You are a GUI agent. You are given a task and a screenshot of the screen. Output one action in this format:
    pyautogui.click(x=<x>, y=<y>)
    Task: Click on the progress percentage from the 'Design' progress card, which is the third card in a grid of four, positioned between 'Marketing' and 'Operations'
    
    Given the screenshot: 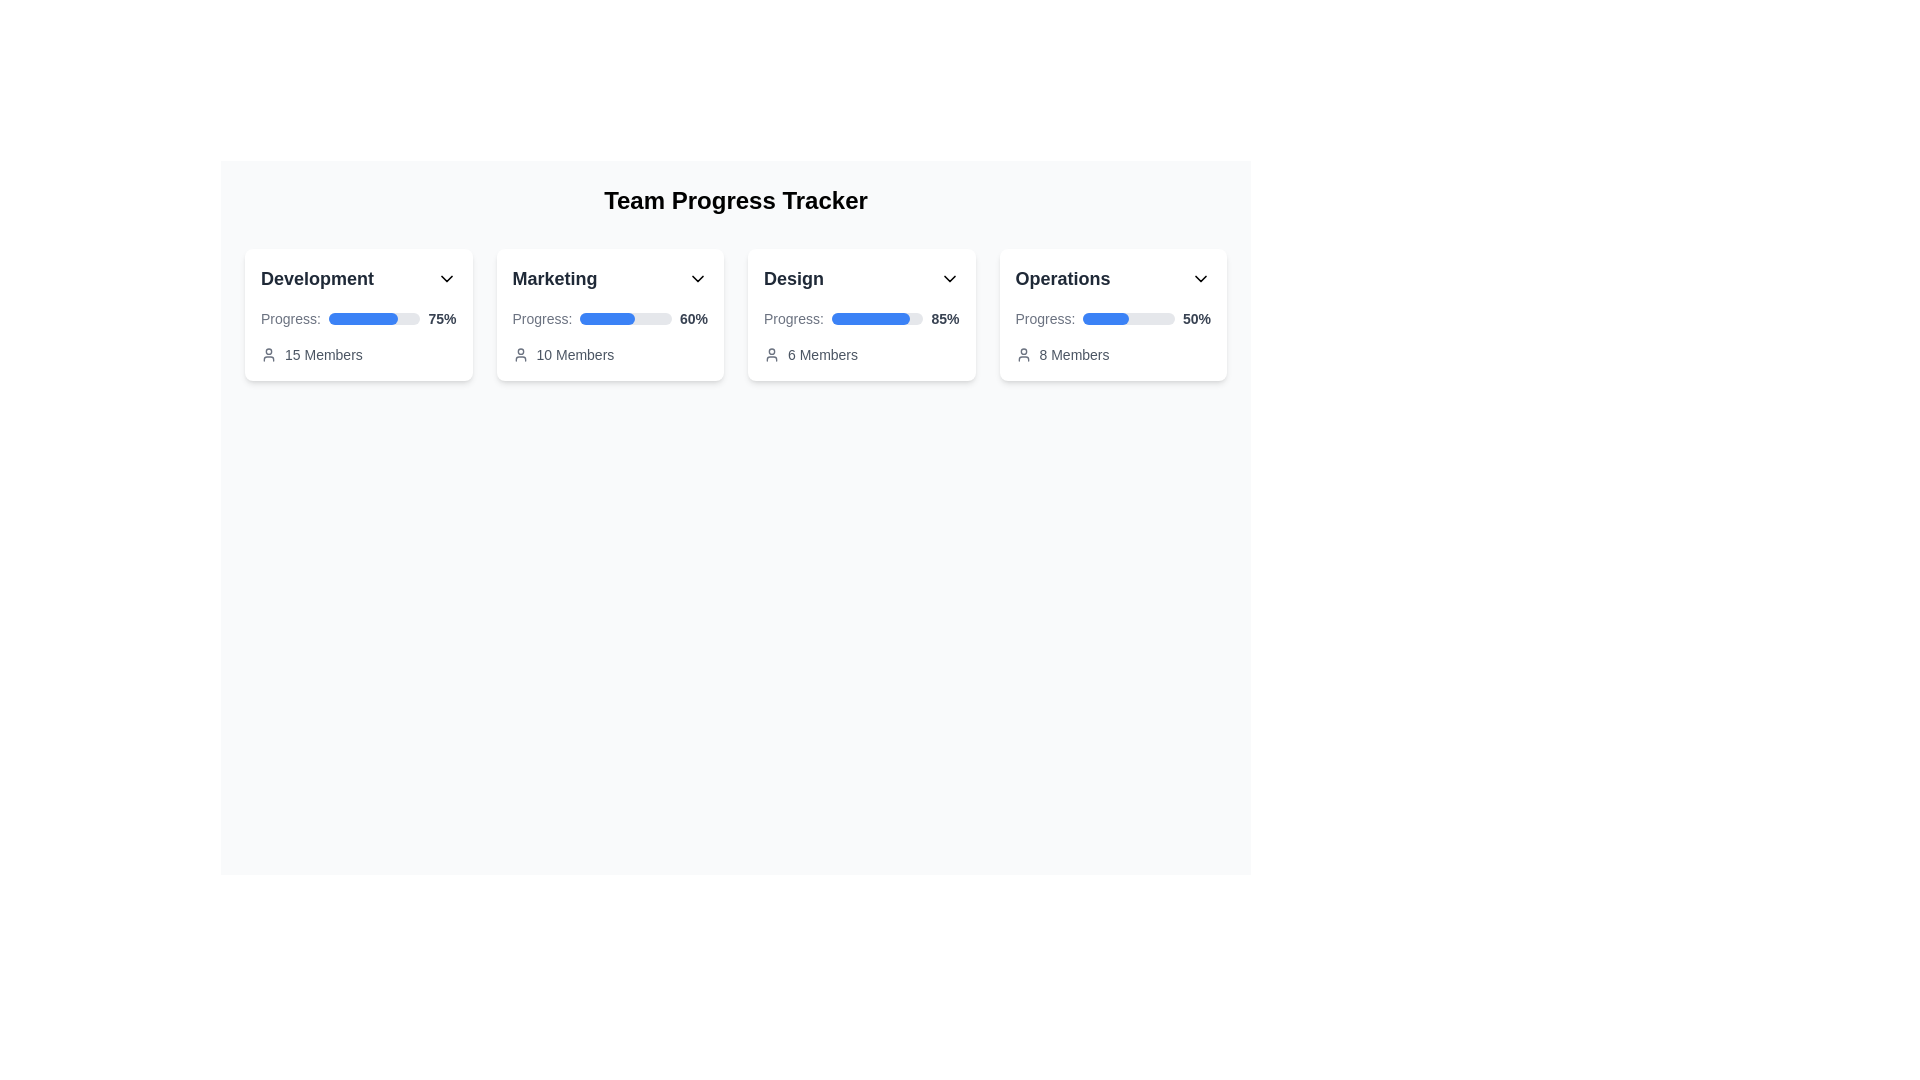 What is the action you would take?
    pyautogui.click(x=861, y=315)
    